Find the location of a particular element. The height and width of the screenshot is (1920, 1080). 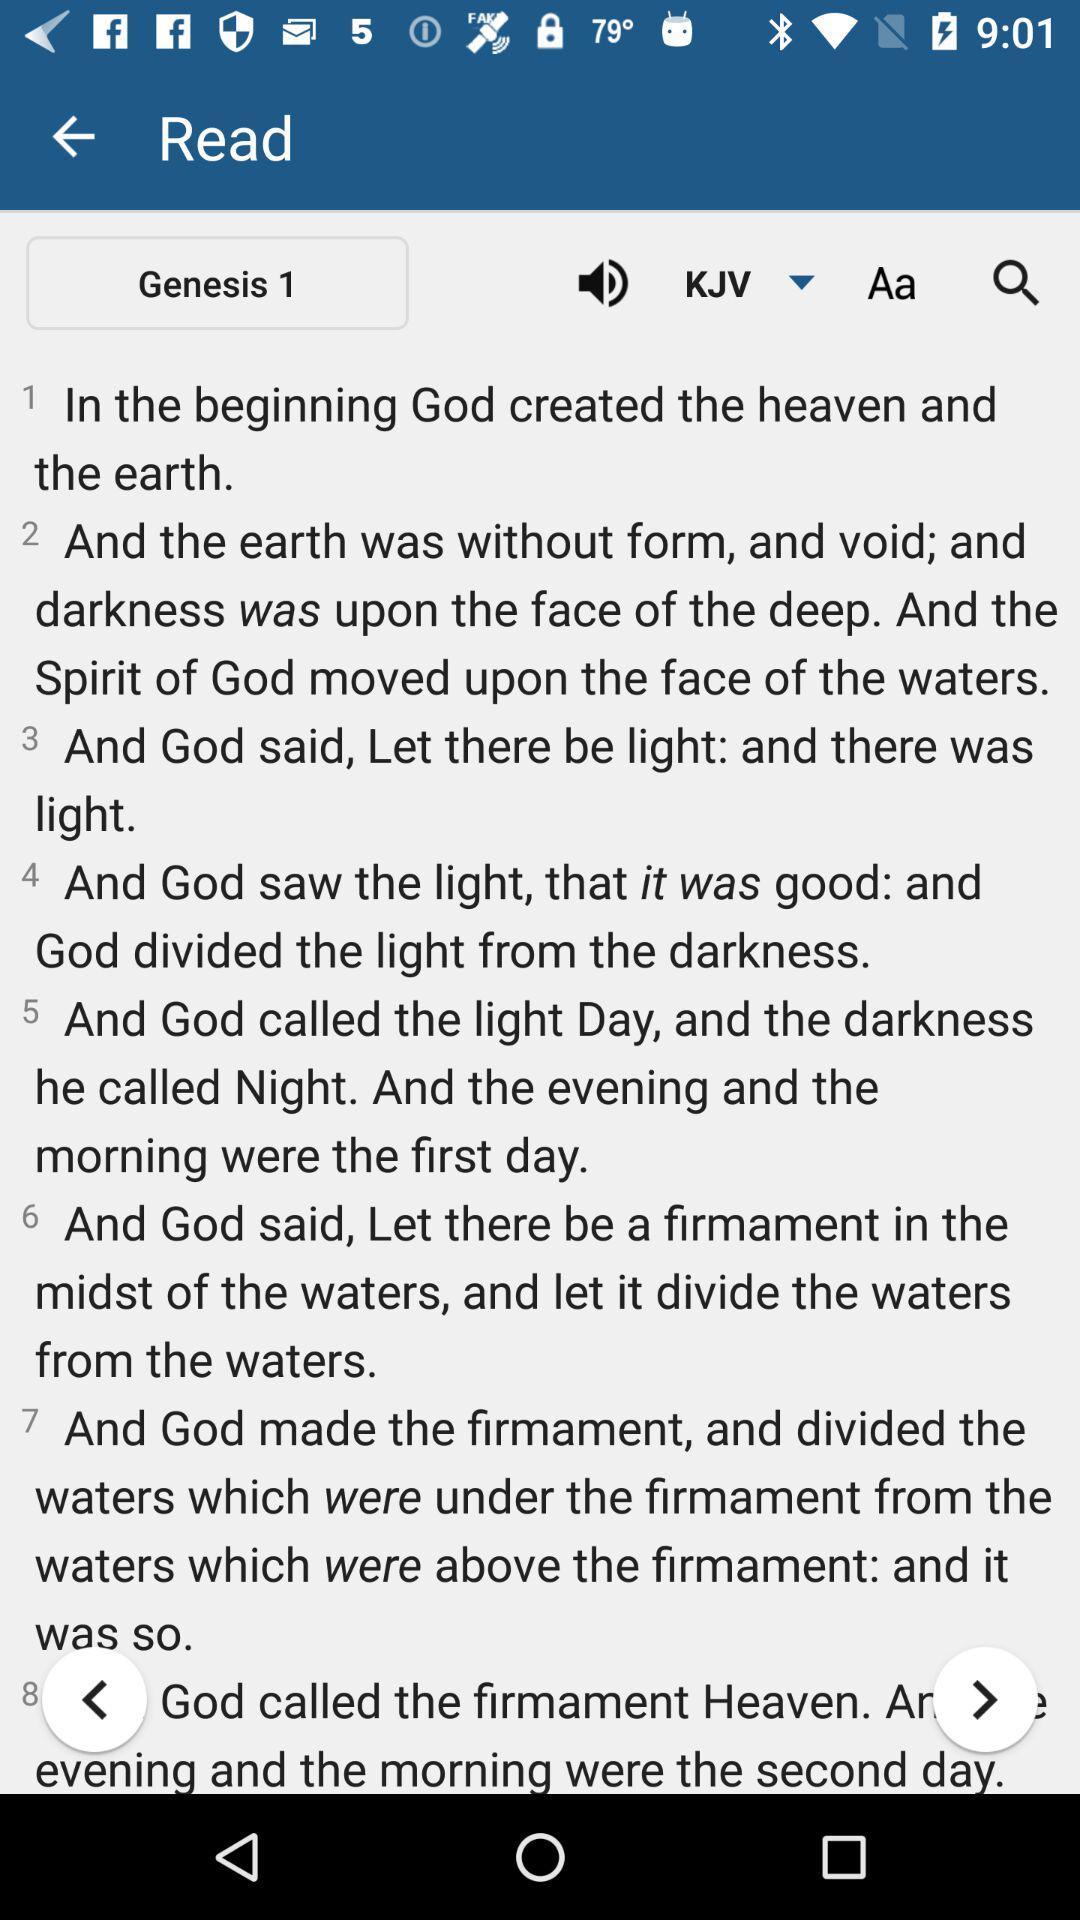

icon above the 1 in the item is located at coordinates (890, 282).